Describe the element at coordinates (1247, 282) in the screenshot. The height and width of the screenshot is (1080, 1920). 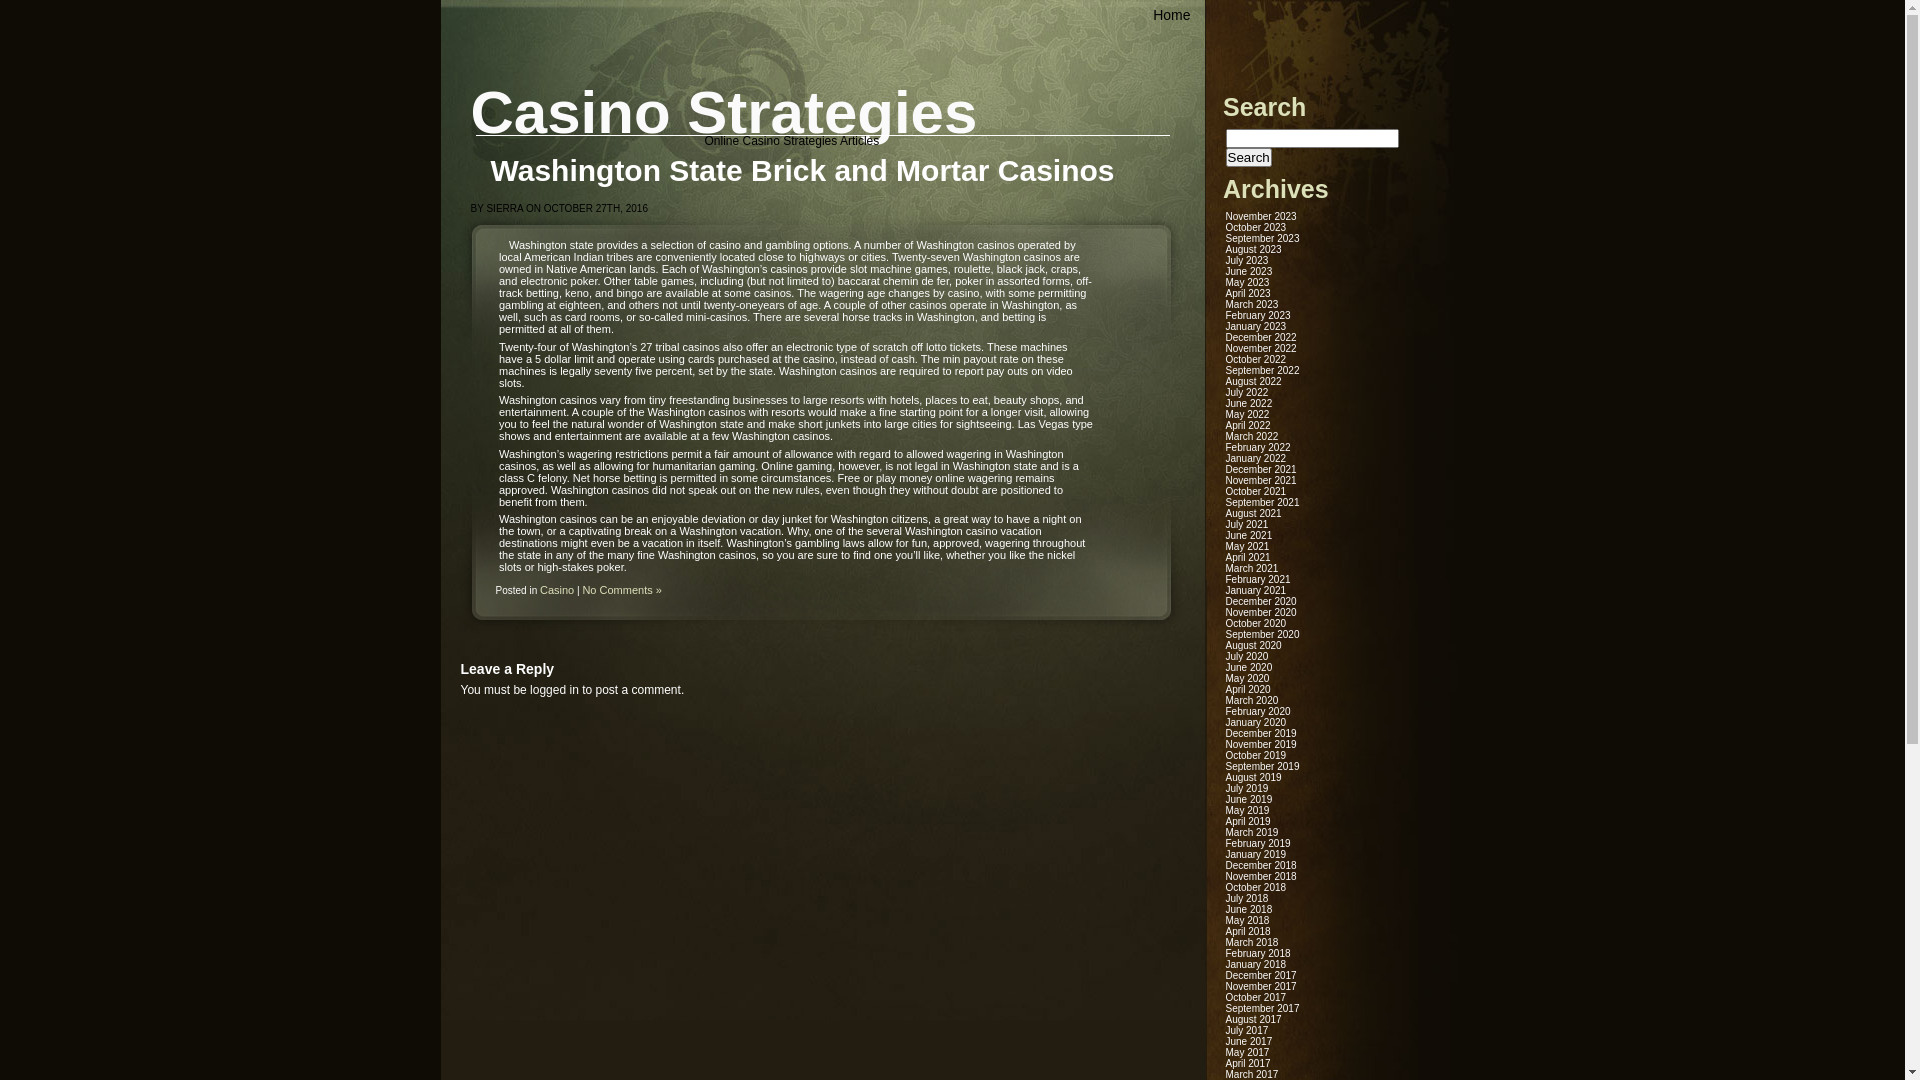
I see `'May 2023'` at that location.